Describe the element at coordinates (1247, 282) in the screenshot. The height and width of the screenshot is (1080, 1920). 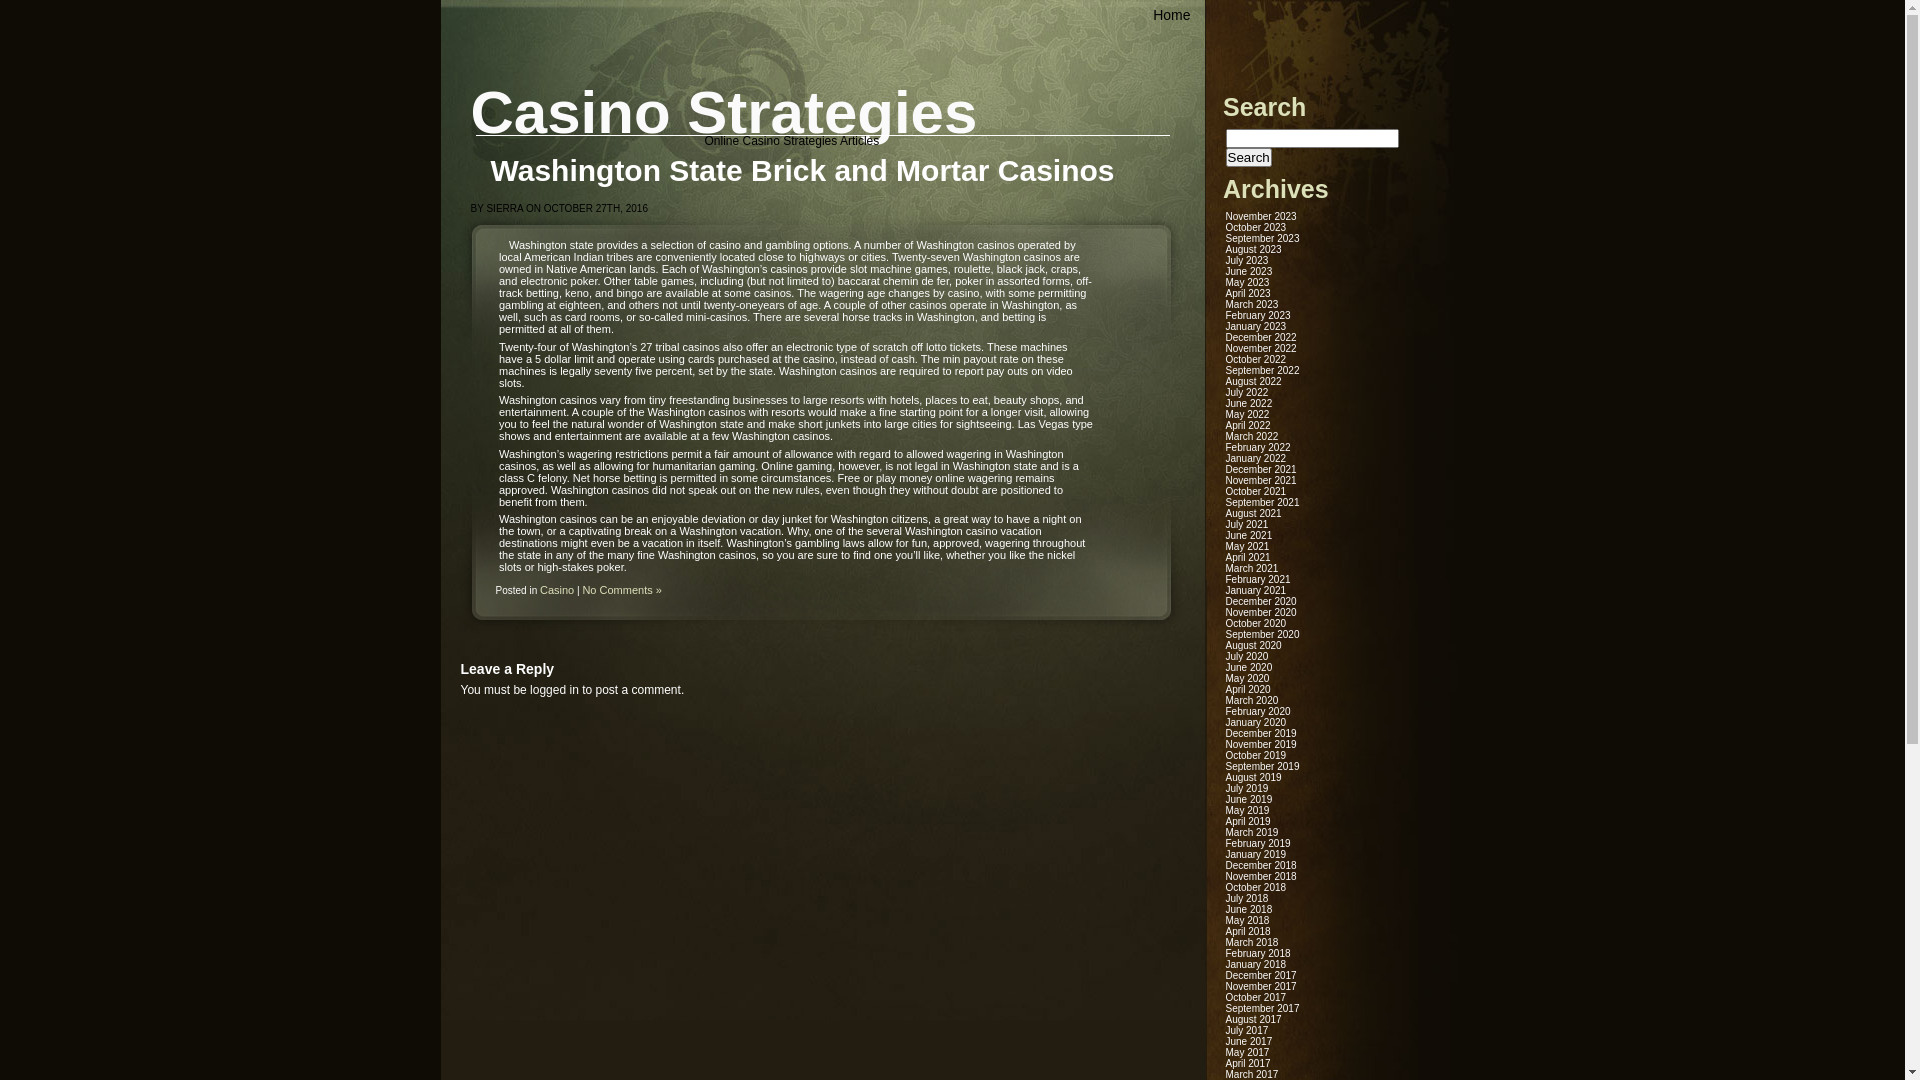
I see `'May 2023'` at that location.